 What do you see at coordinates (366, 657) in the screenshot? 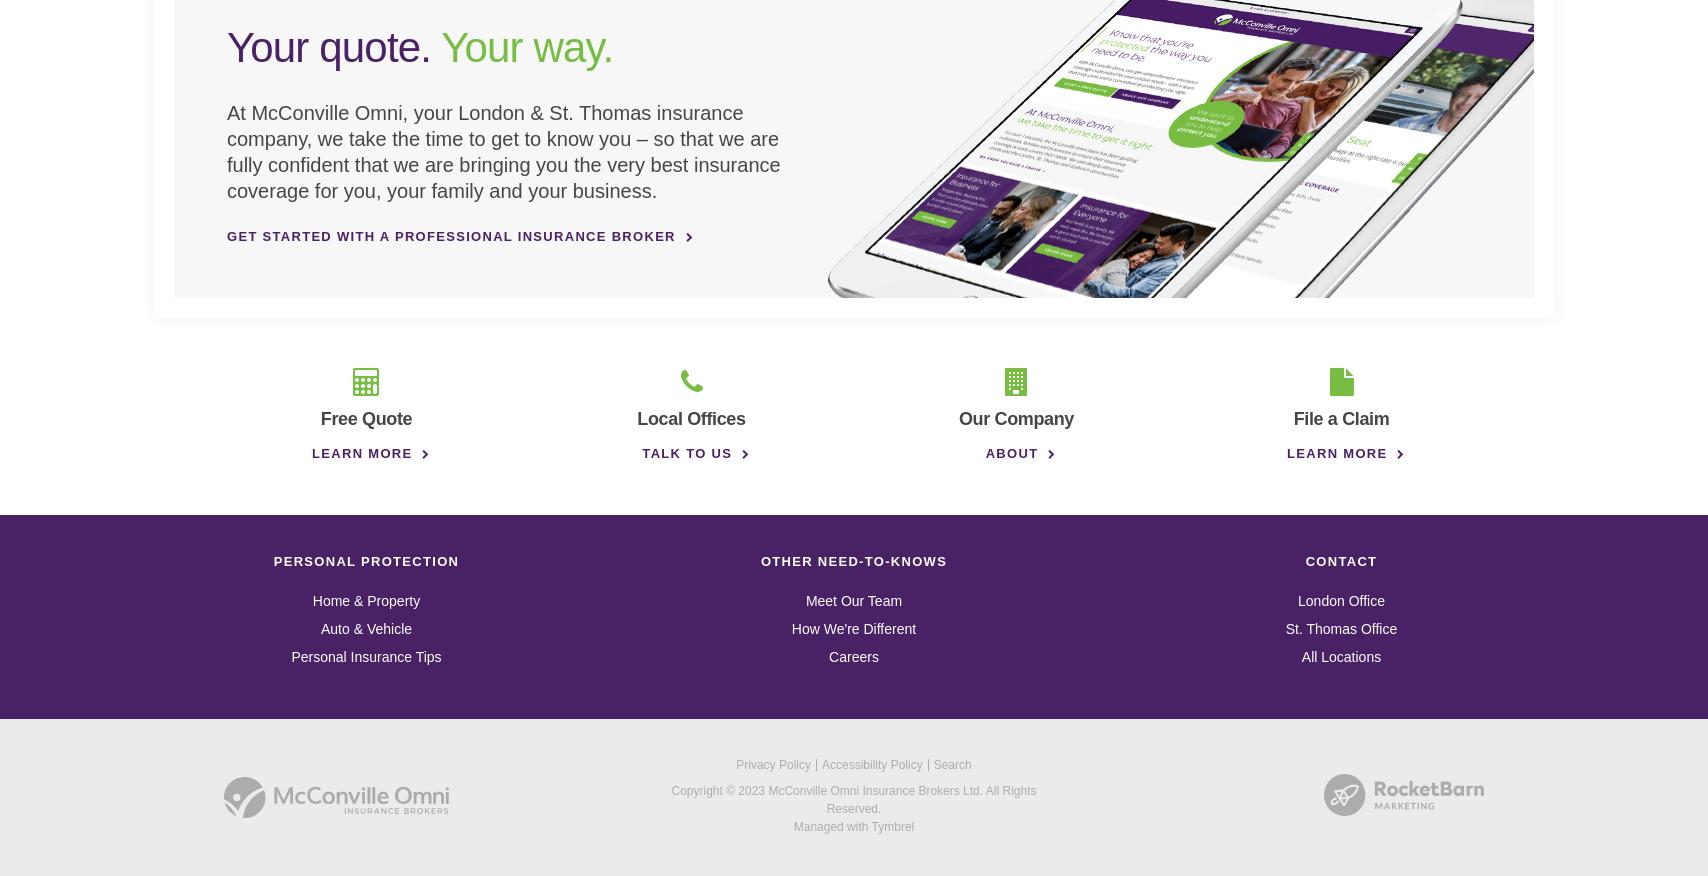
I see `'Personal Insurance Tips'` at bounding box center [366, 657].